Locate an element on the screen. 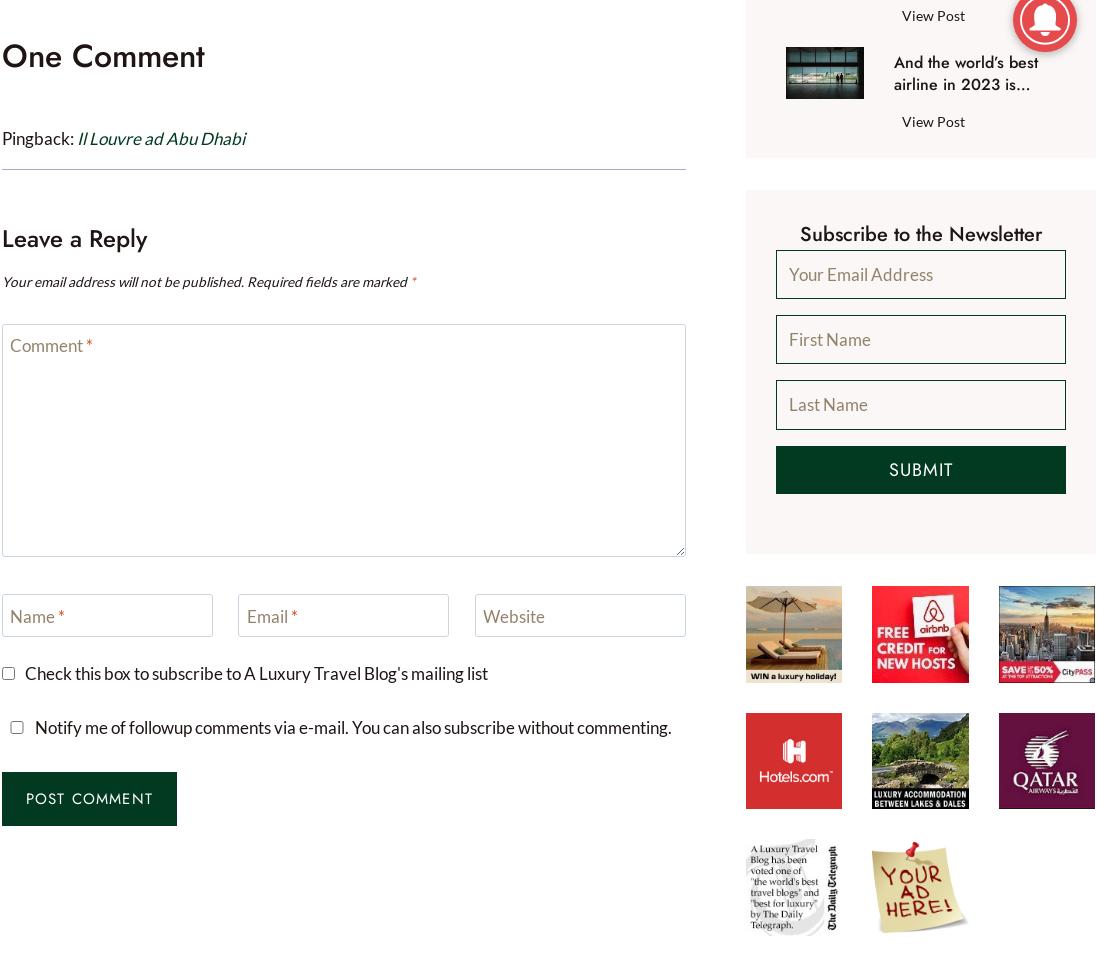 This screenshot has width=1097, height=964. 'Submit' is located at coordinates (919, 468).